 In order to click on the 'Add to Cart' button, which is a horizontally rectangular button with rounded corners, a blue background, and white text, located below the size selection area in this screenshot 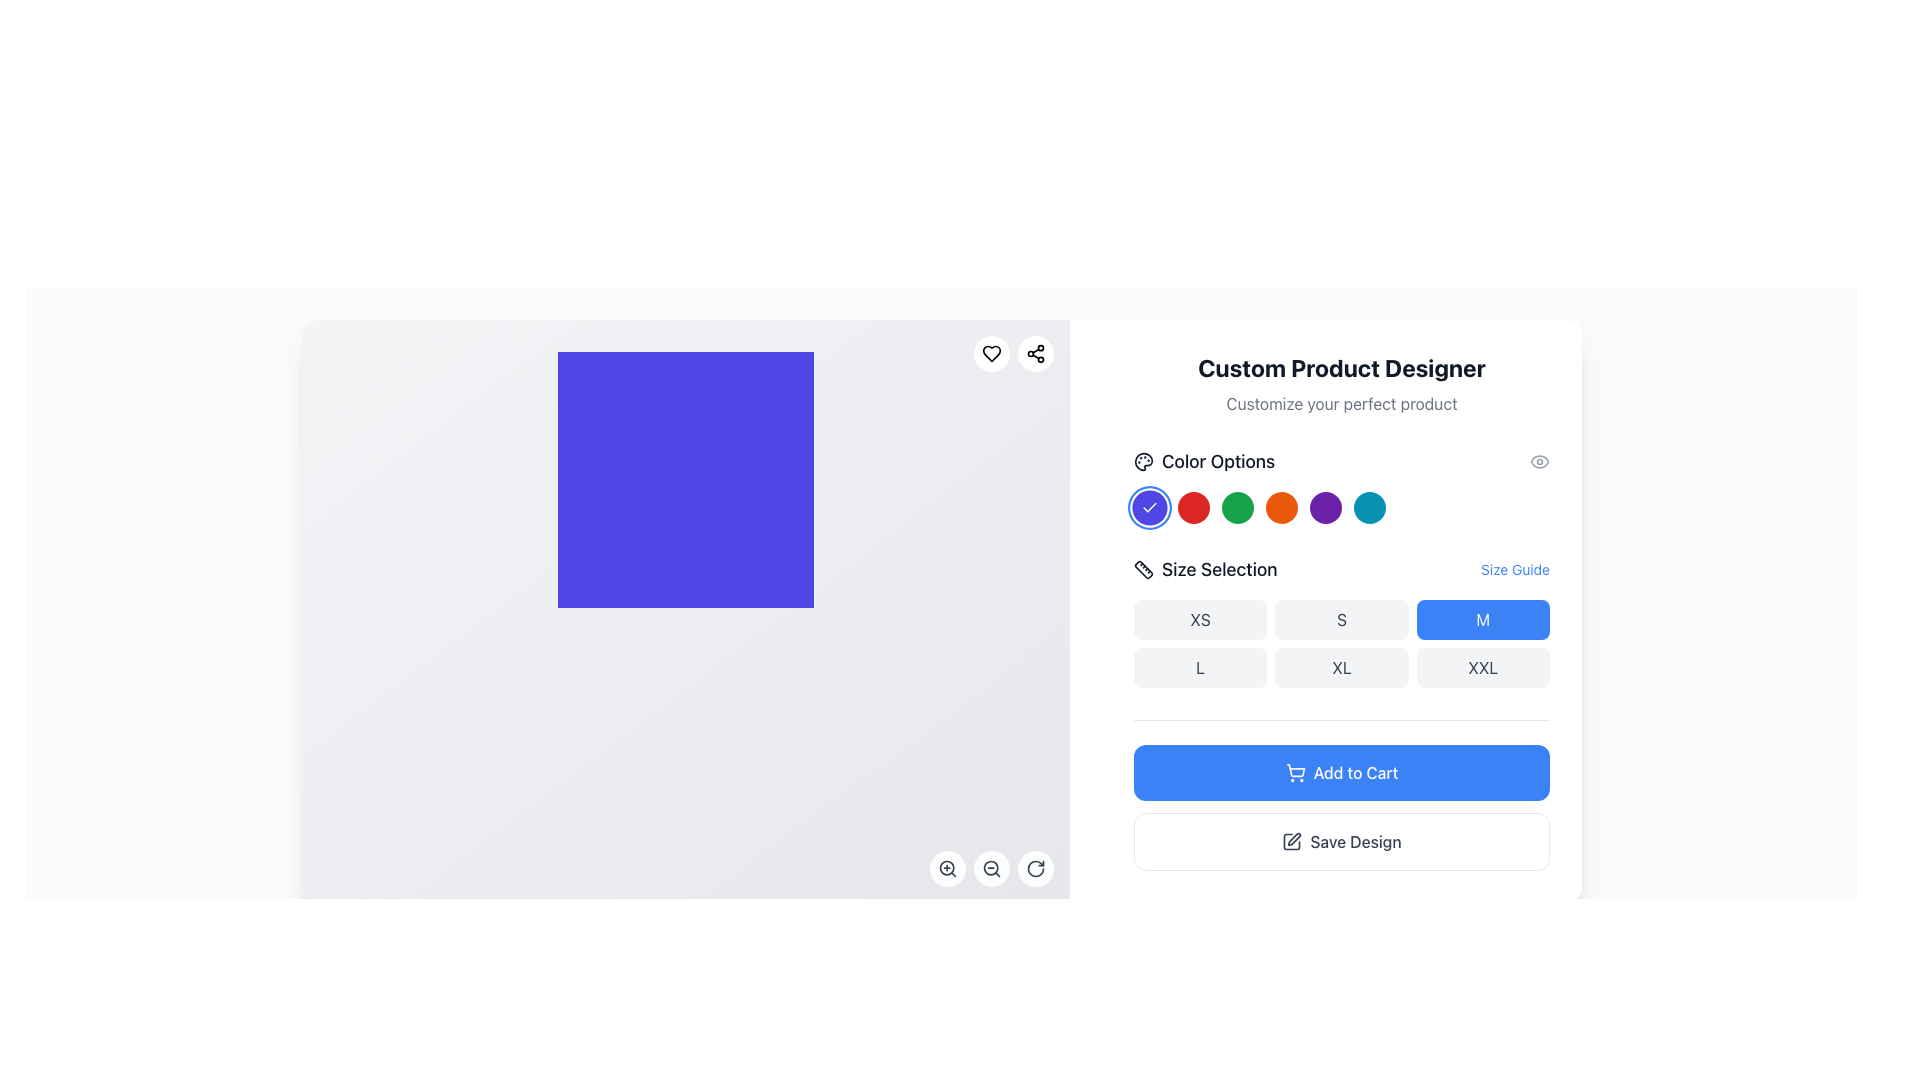, I will do `click(1342, 771)`.